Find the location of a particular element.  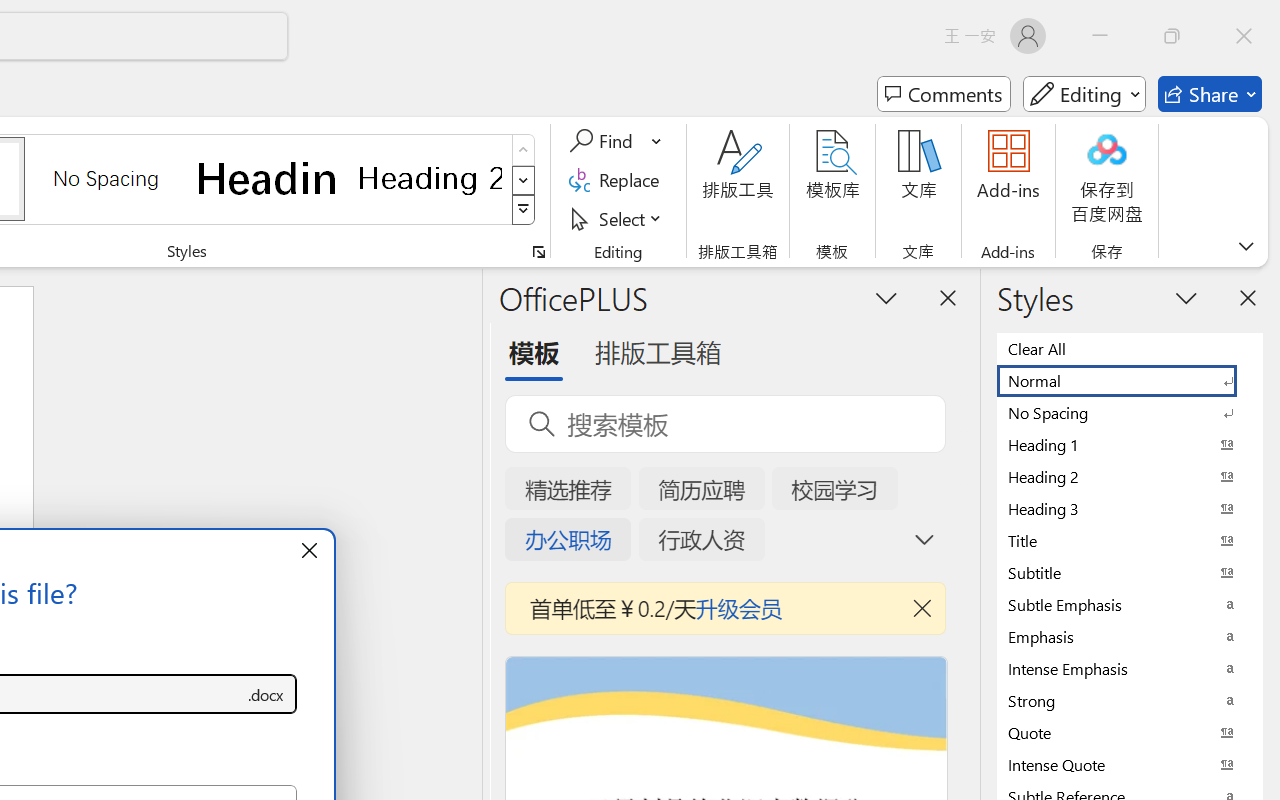

'No Spacing' is located at coordinates (1130, 412).